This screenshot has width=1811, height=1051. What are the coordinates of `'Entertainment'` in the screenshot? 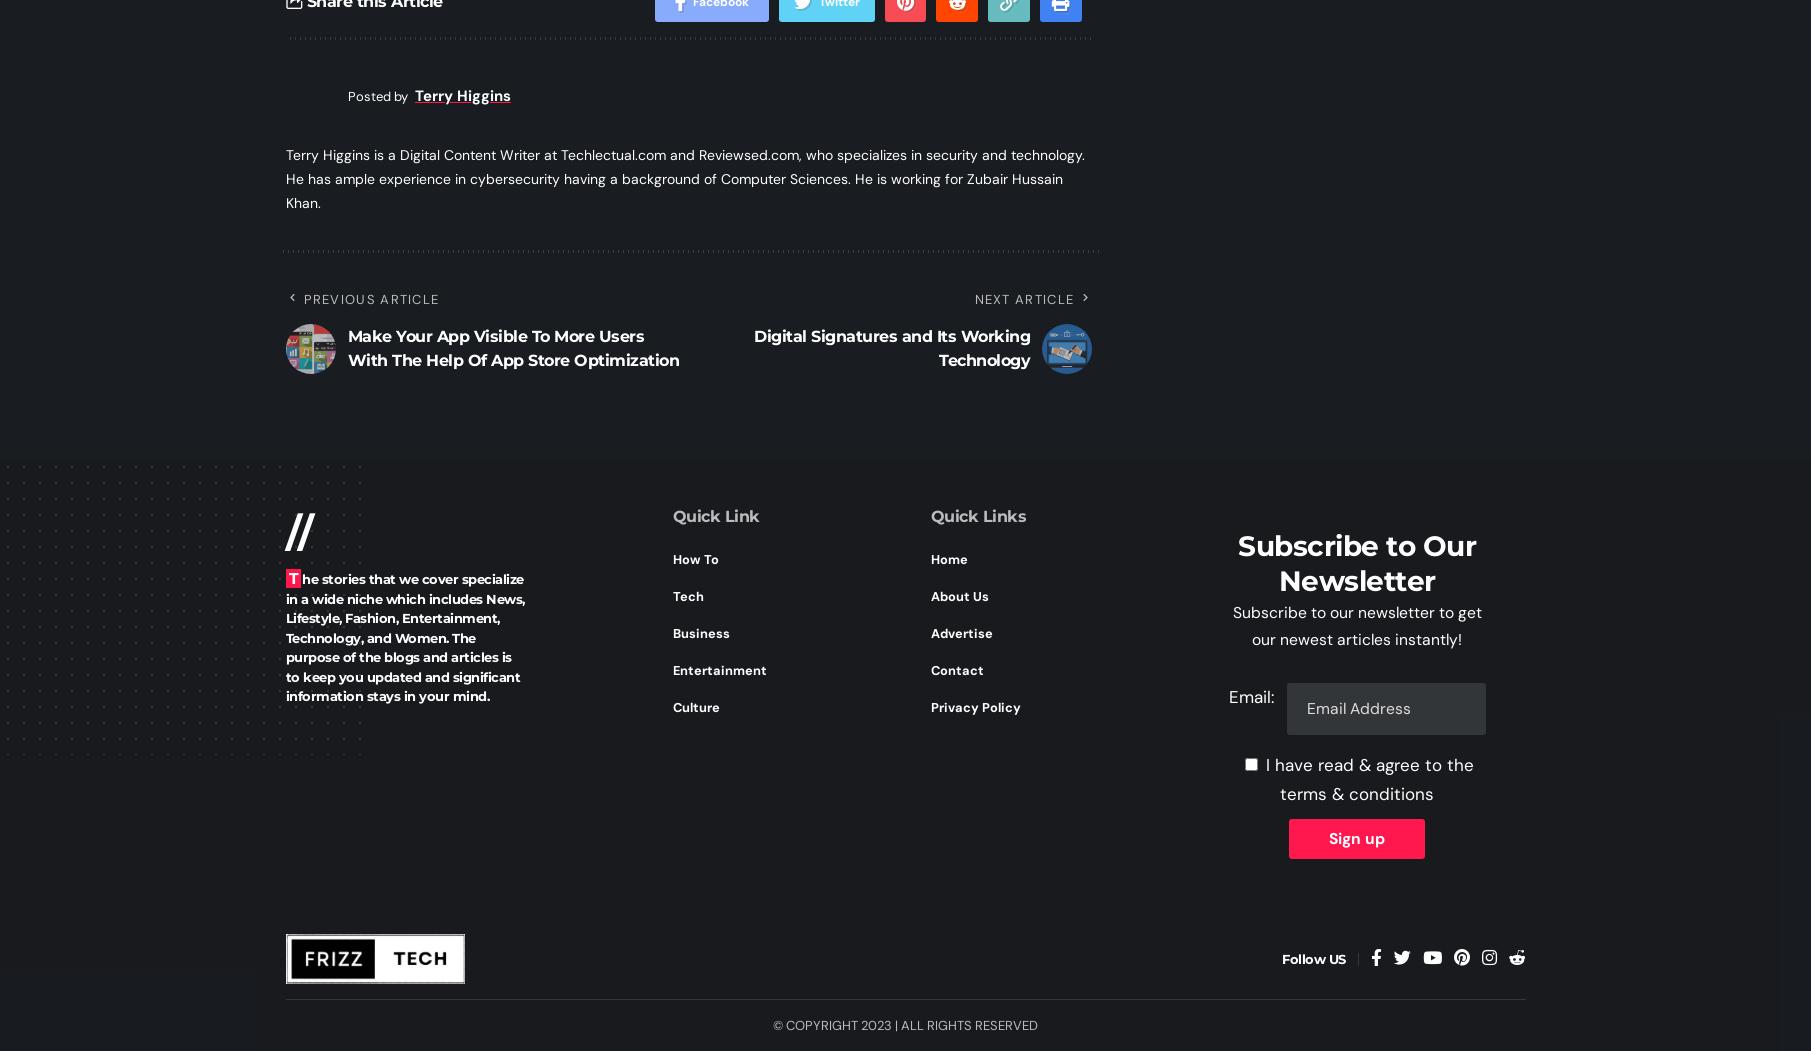 It's located at (717, 670).